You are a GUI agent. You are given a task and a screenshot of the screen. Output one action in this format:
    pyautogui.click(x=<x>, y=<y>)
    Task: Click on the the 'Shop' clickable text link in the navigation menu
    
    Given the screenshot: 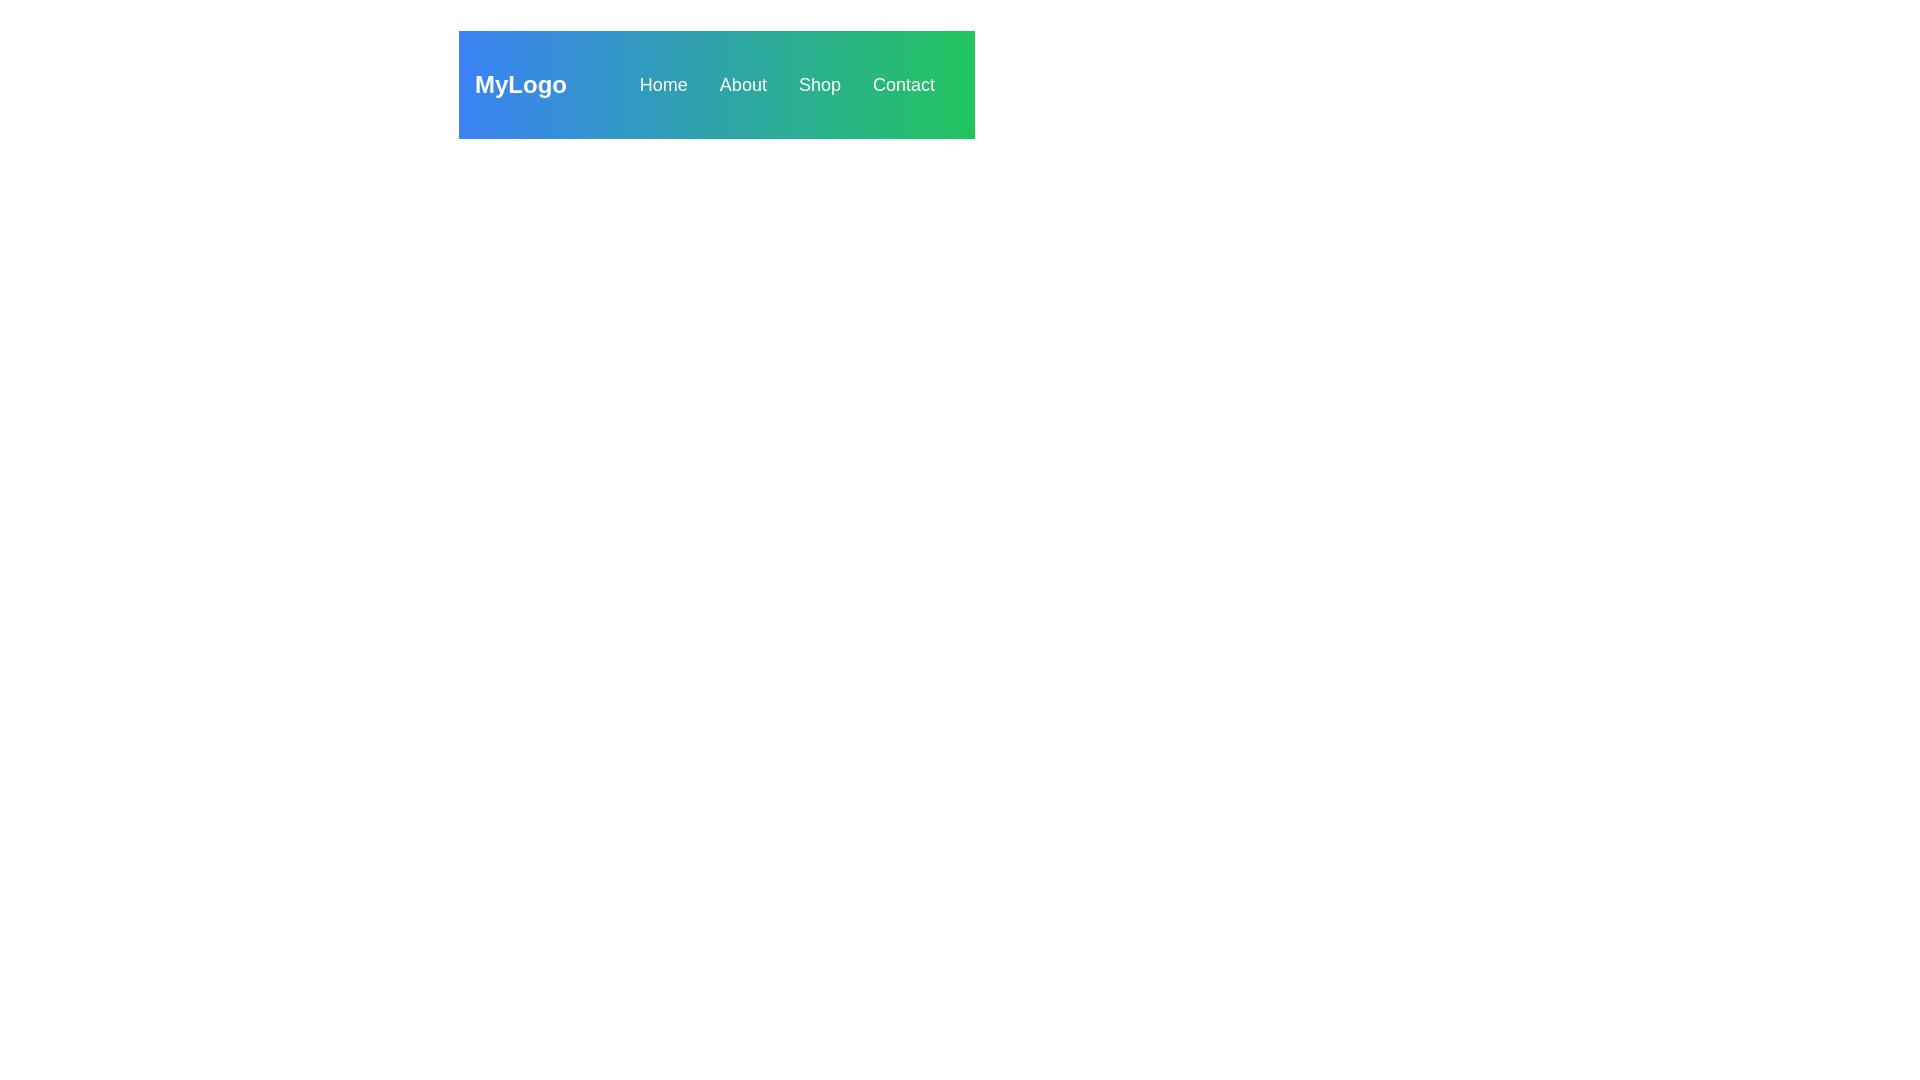 What is the action you would take?
    pyautogui.click(x=819, y=83)
    